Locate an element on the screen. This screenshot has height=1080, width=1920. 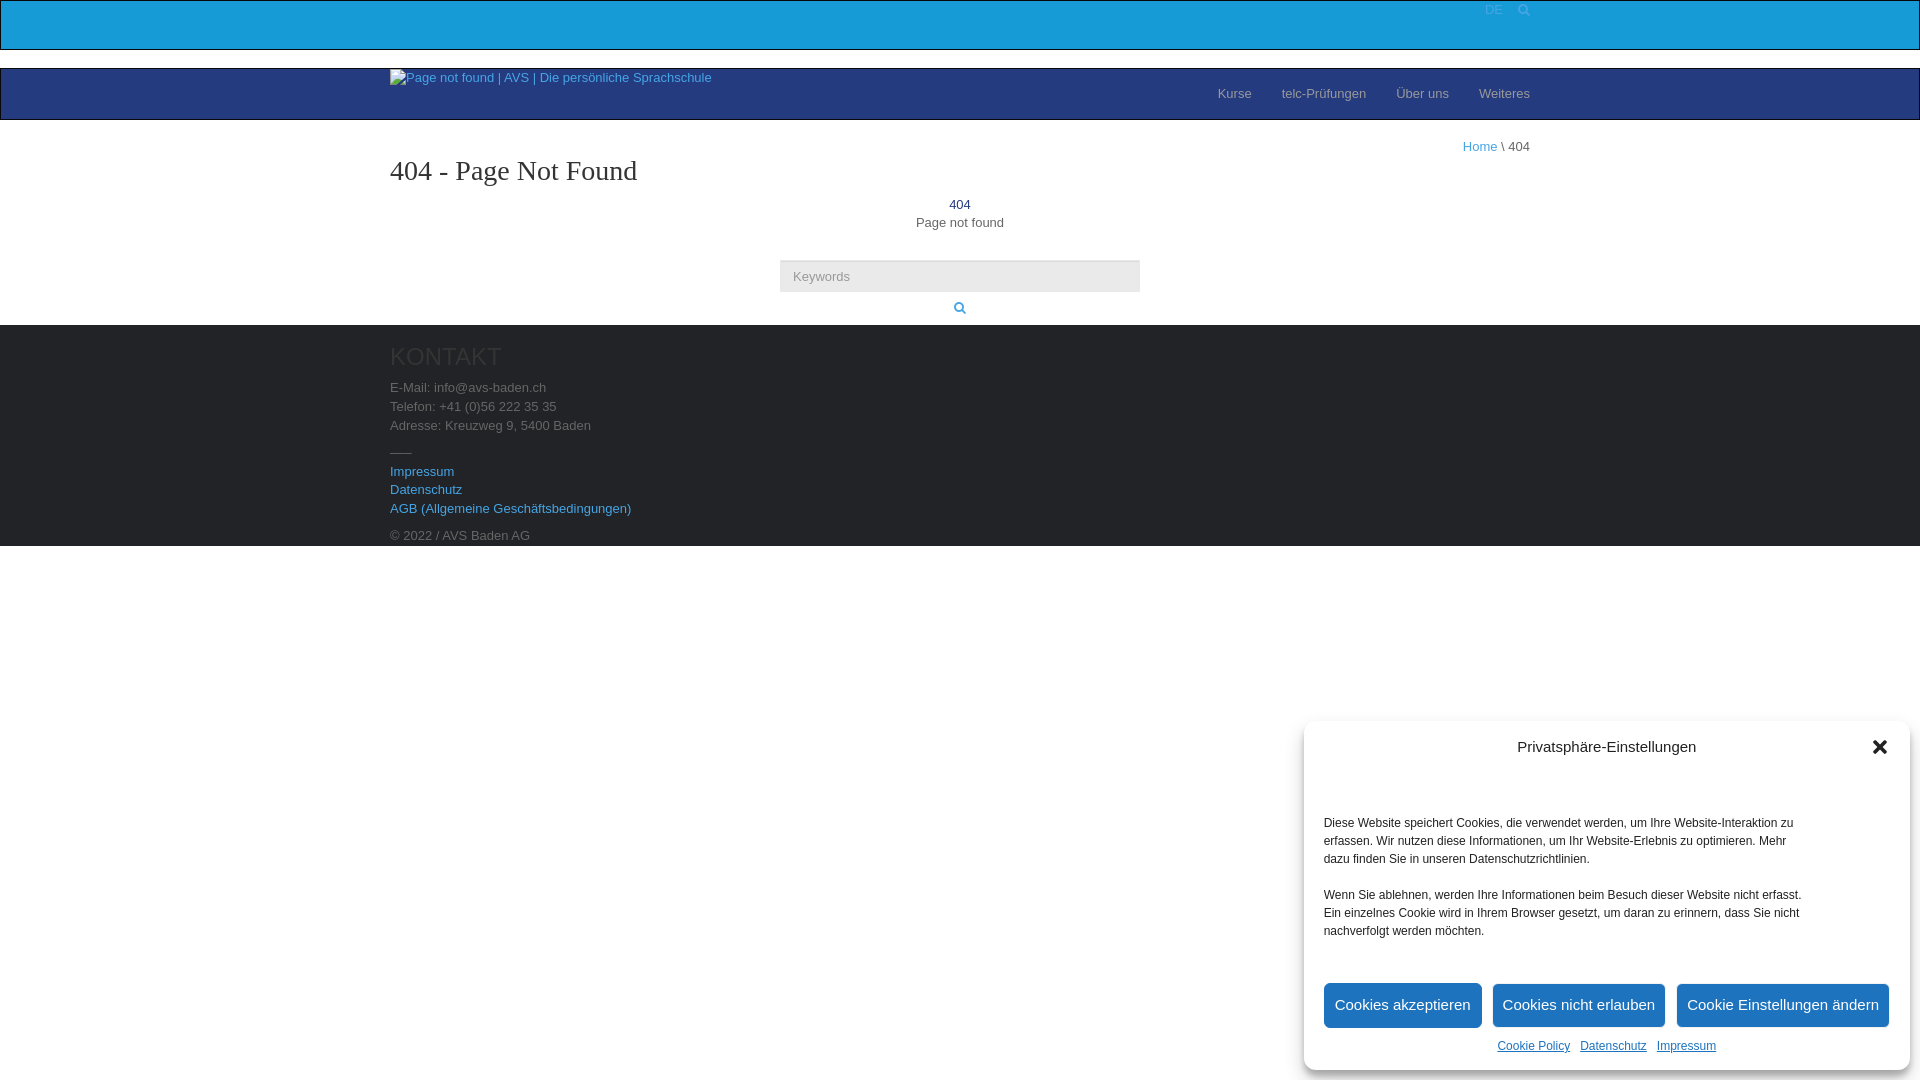
'Weiteres' is located at coordinates (1504, 93).